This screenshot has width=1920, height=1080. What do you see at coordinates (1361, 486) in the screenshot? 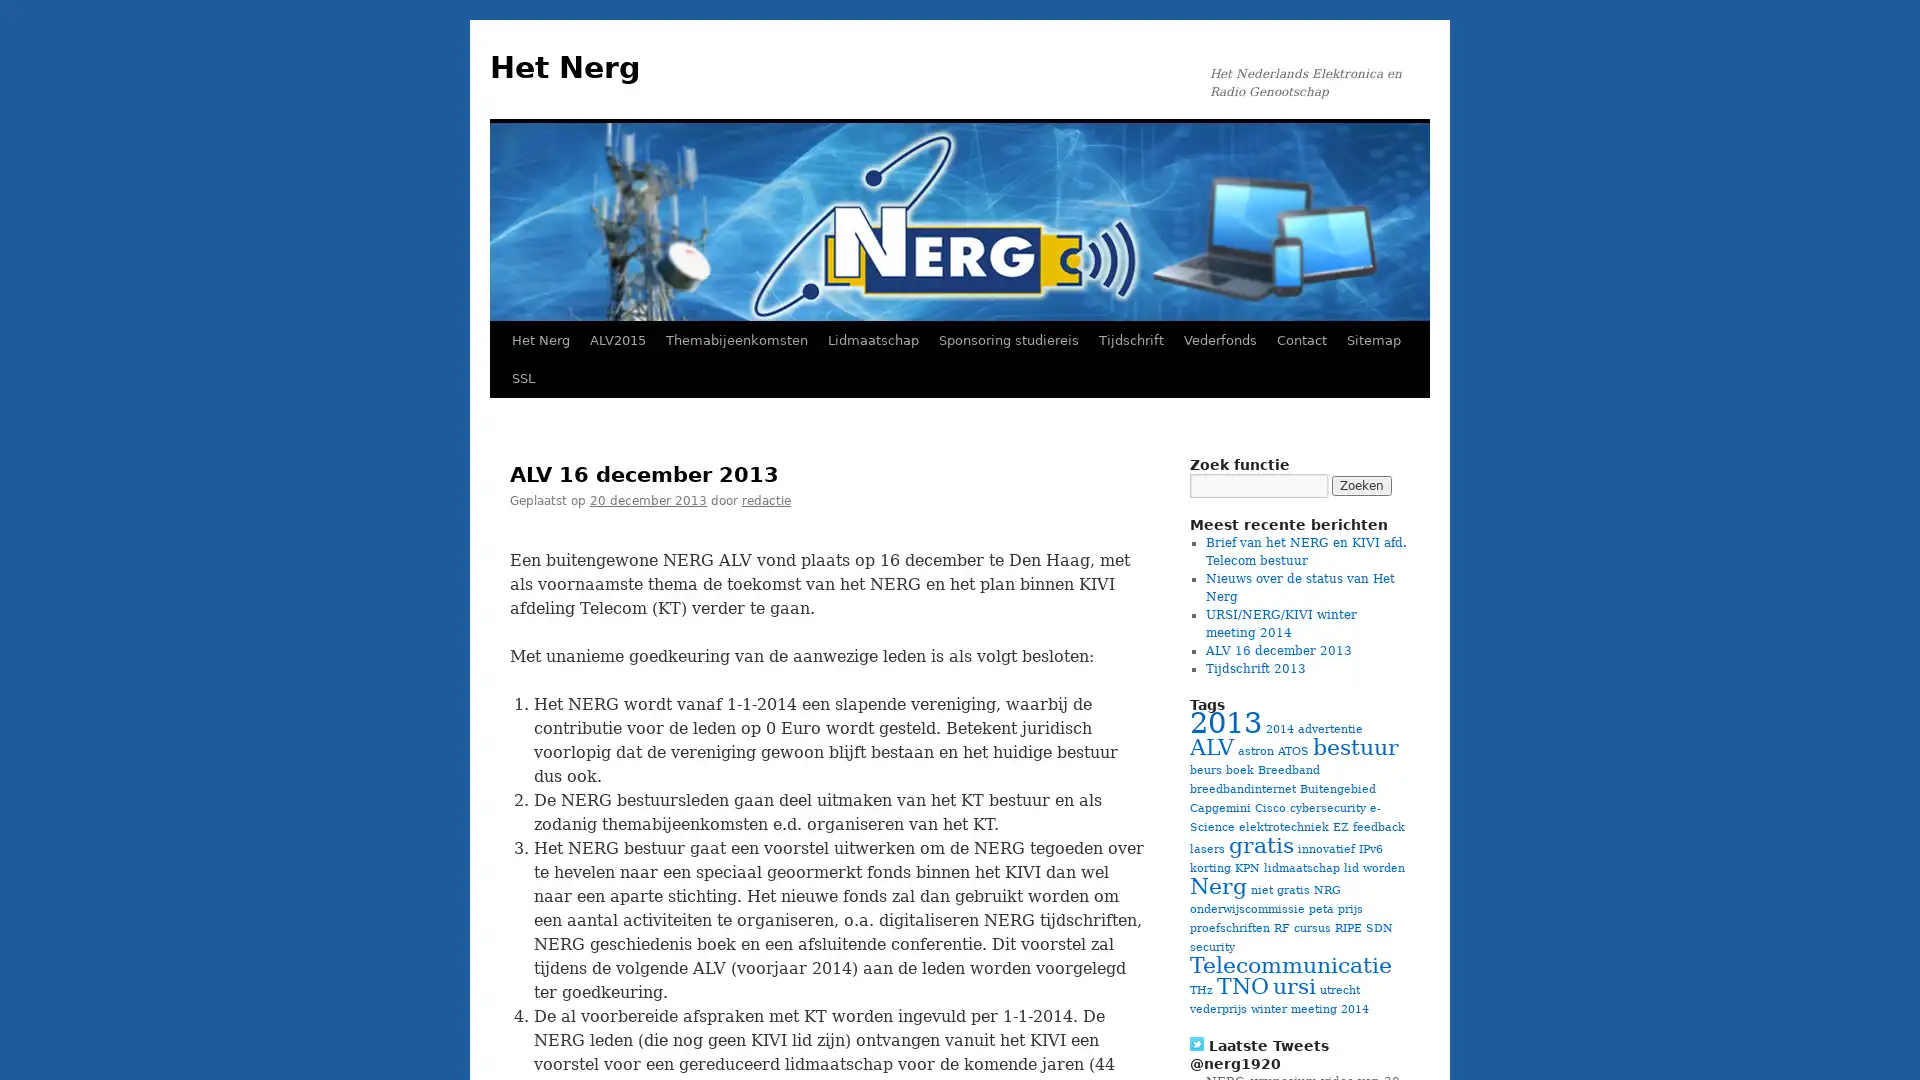
I see `Zoeken` at bounding box center [1361, 486].